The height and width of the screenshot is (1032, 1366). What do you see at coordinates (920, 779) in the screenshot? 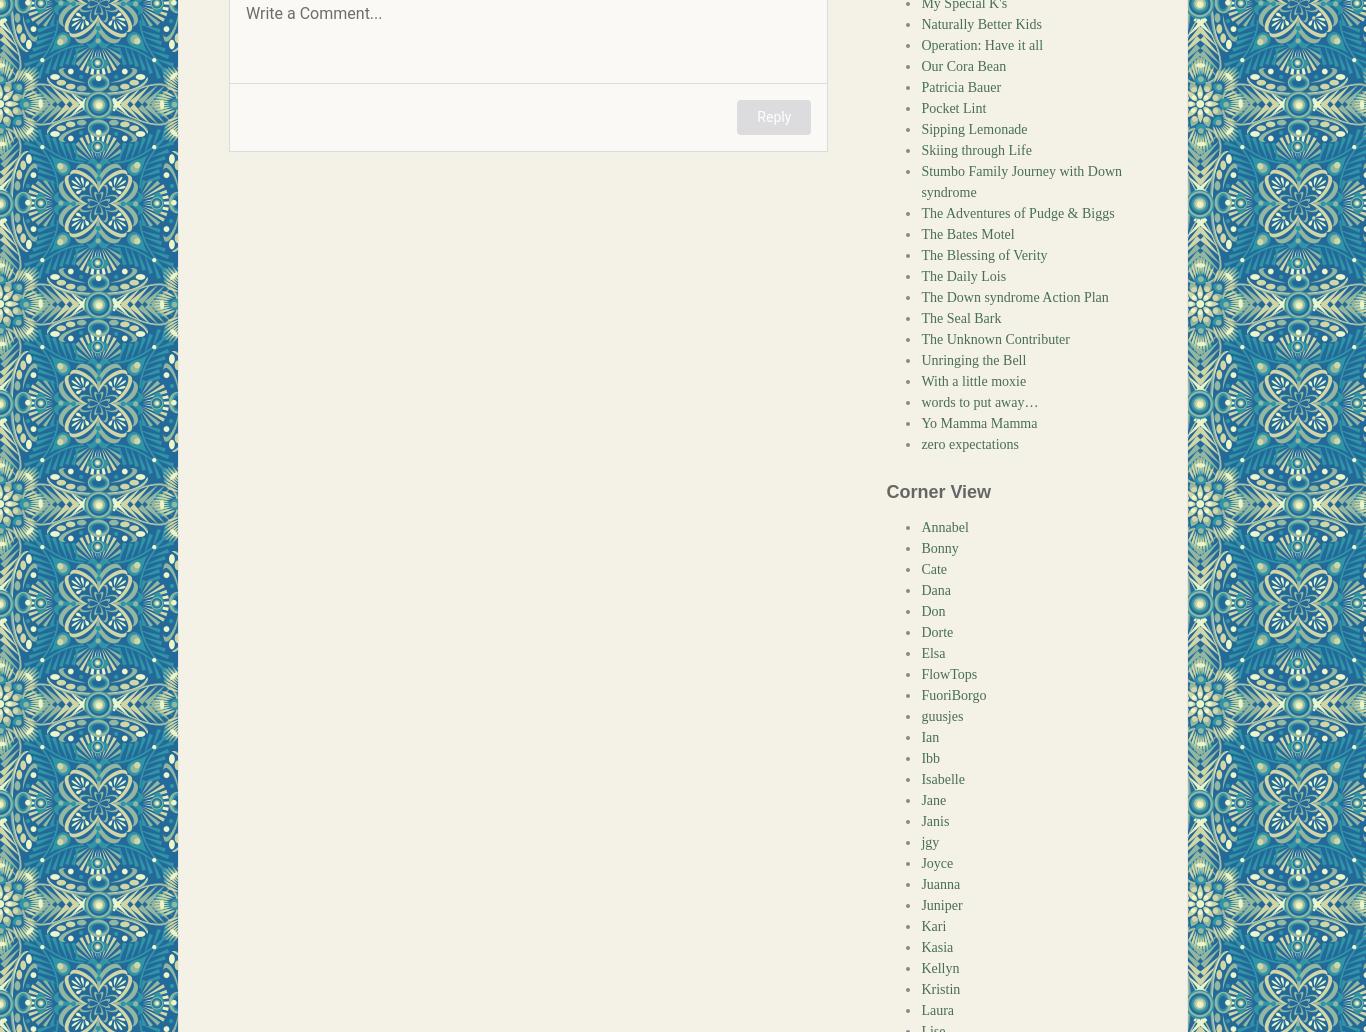
I see `'Isabelle'` at bounding box center [920, 779].